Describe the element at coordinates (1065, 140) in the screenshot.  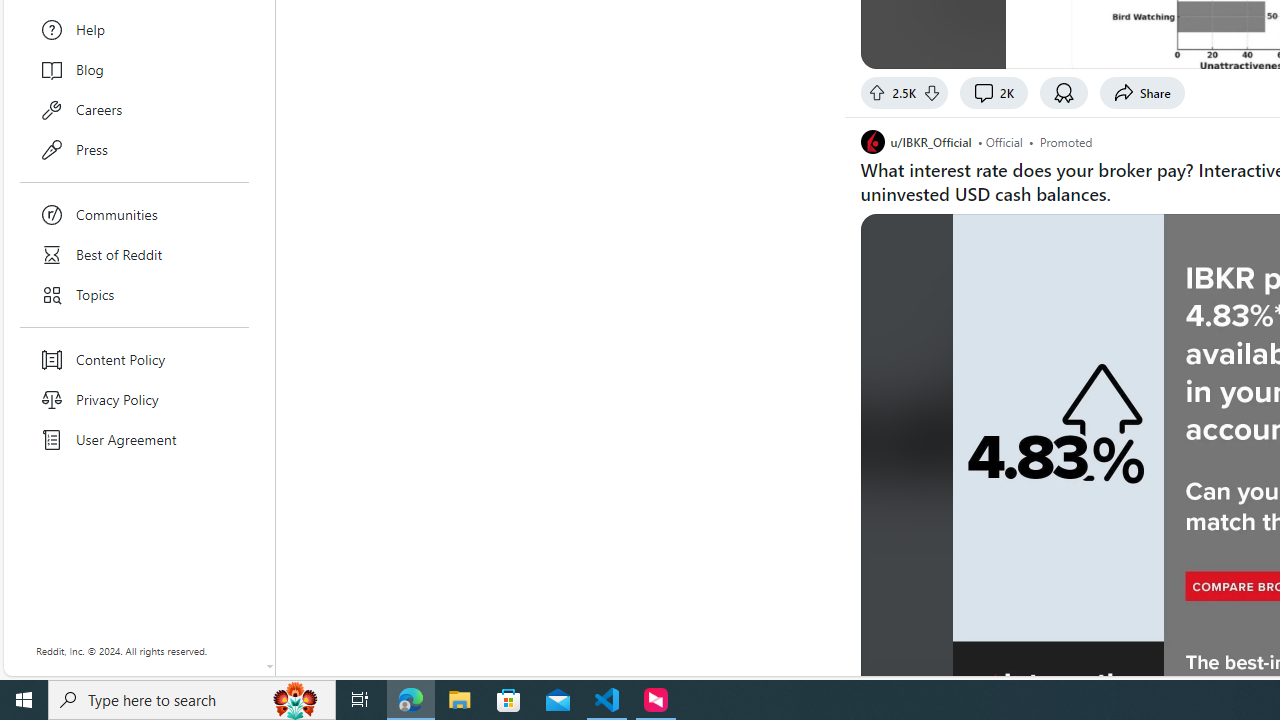
I see `'Promoted'` at that location.